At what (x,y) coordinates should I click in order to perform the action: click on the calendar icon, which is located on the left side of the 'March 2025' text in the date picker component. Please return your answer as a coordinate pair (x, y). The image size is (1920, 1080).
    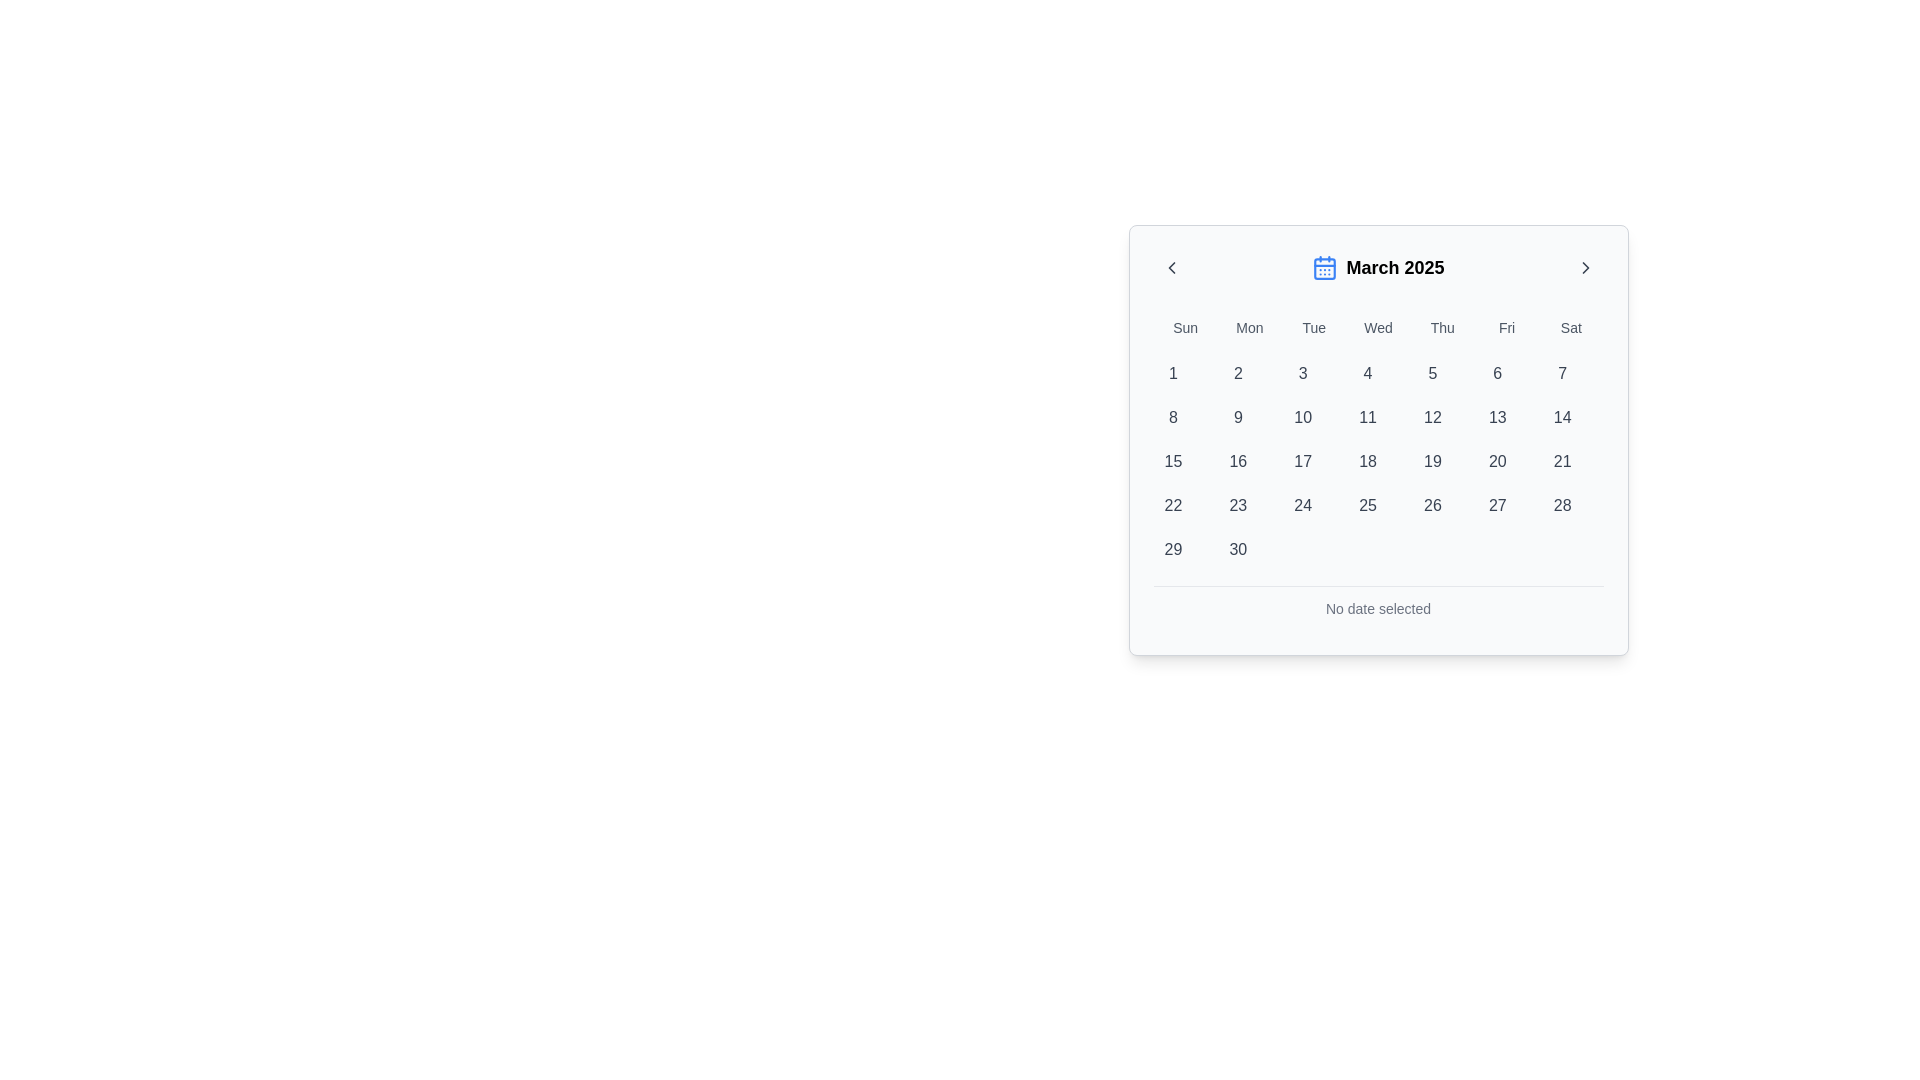
    Looking at the image, I should click on (1325, 266).